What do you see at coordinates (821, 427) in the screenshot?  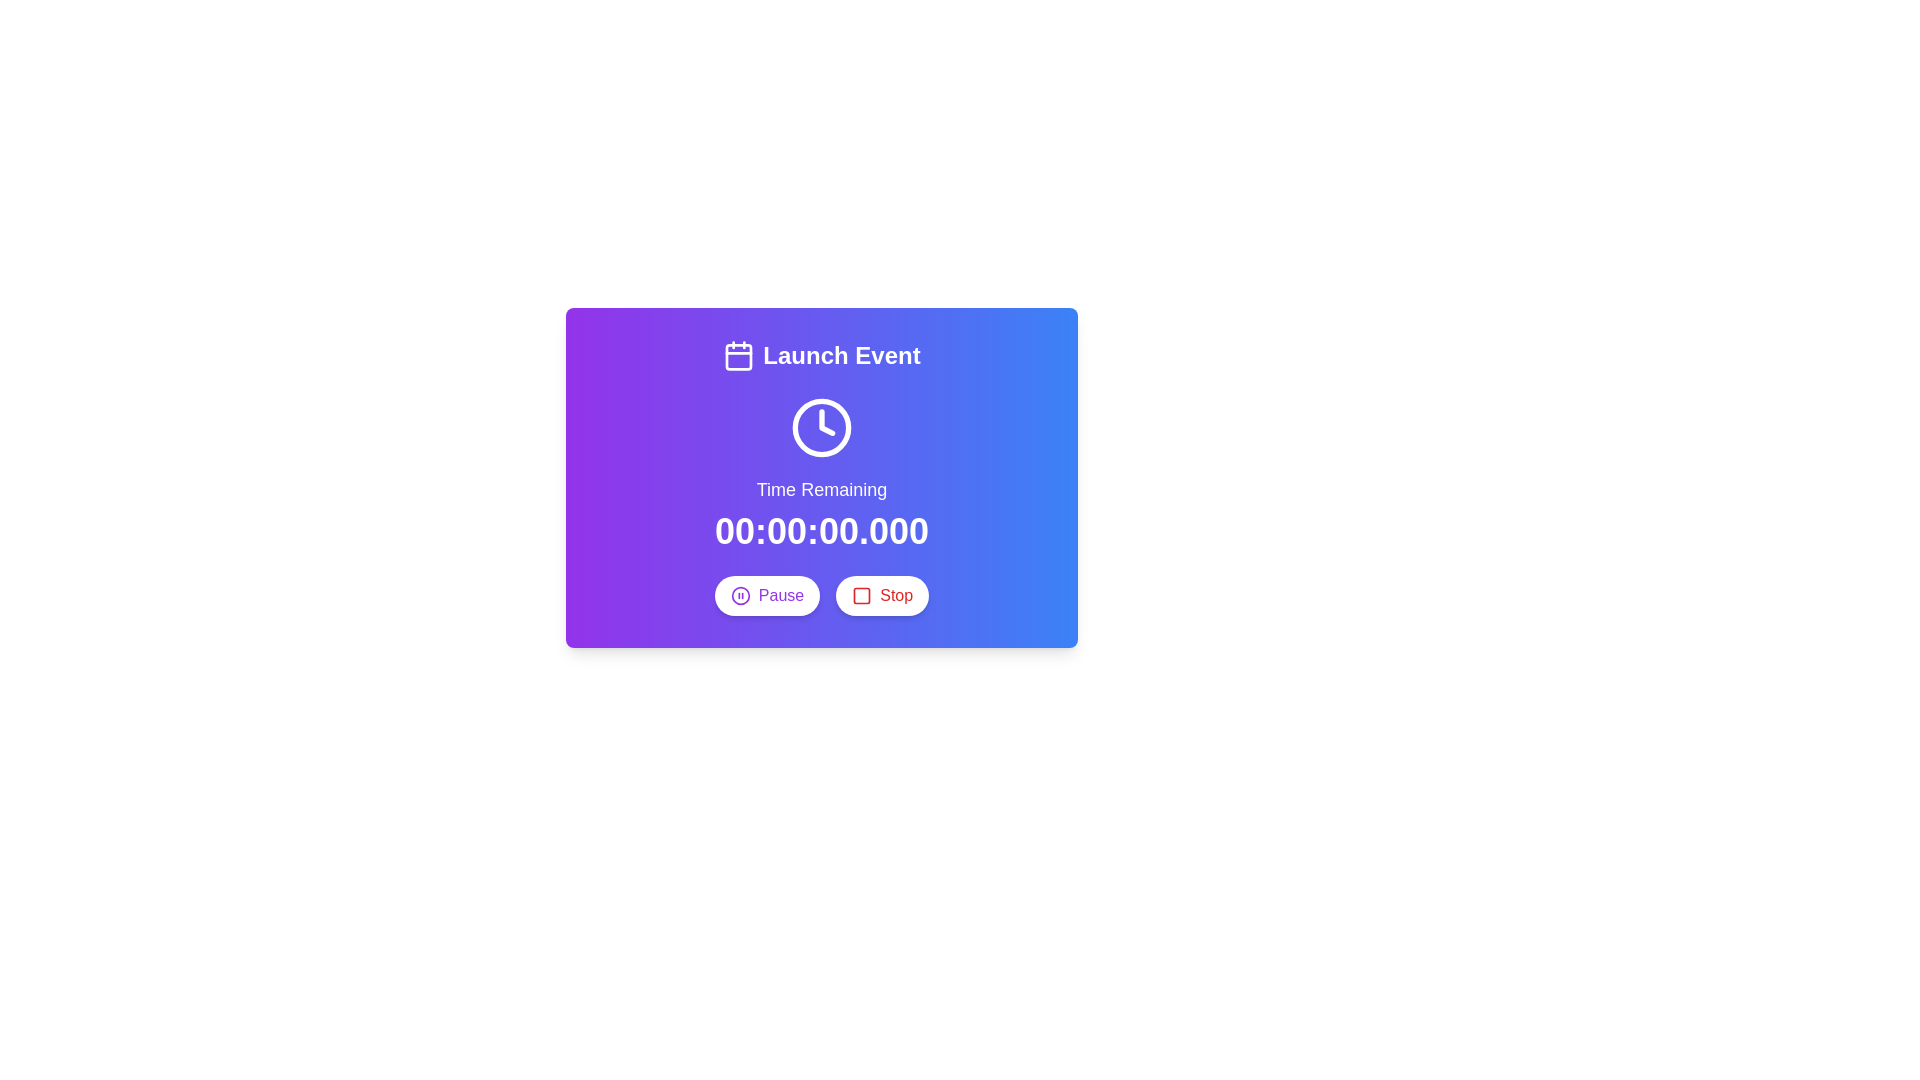 I see `the circular clock icon with a prominent hour and minute hand, which is centrally located below the 'Launch Event' title and above the timer display` at bounding box center [821, 427].